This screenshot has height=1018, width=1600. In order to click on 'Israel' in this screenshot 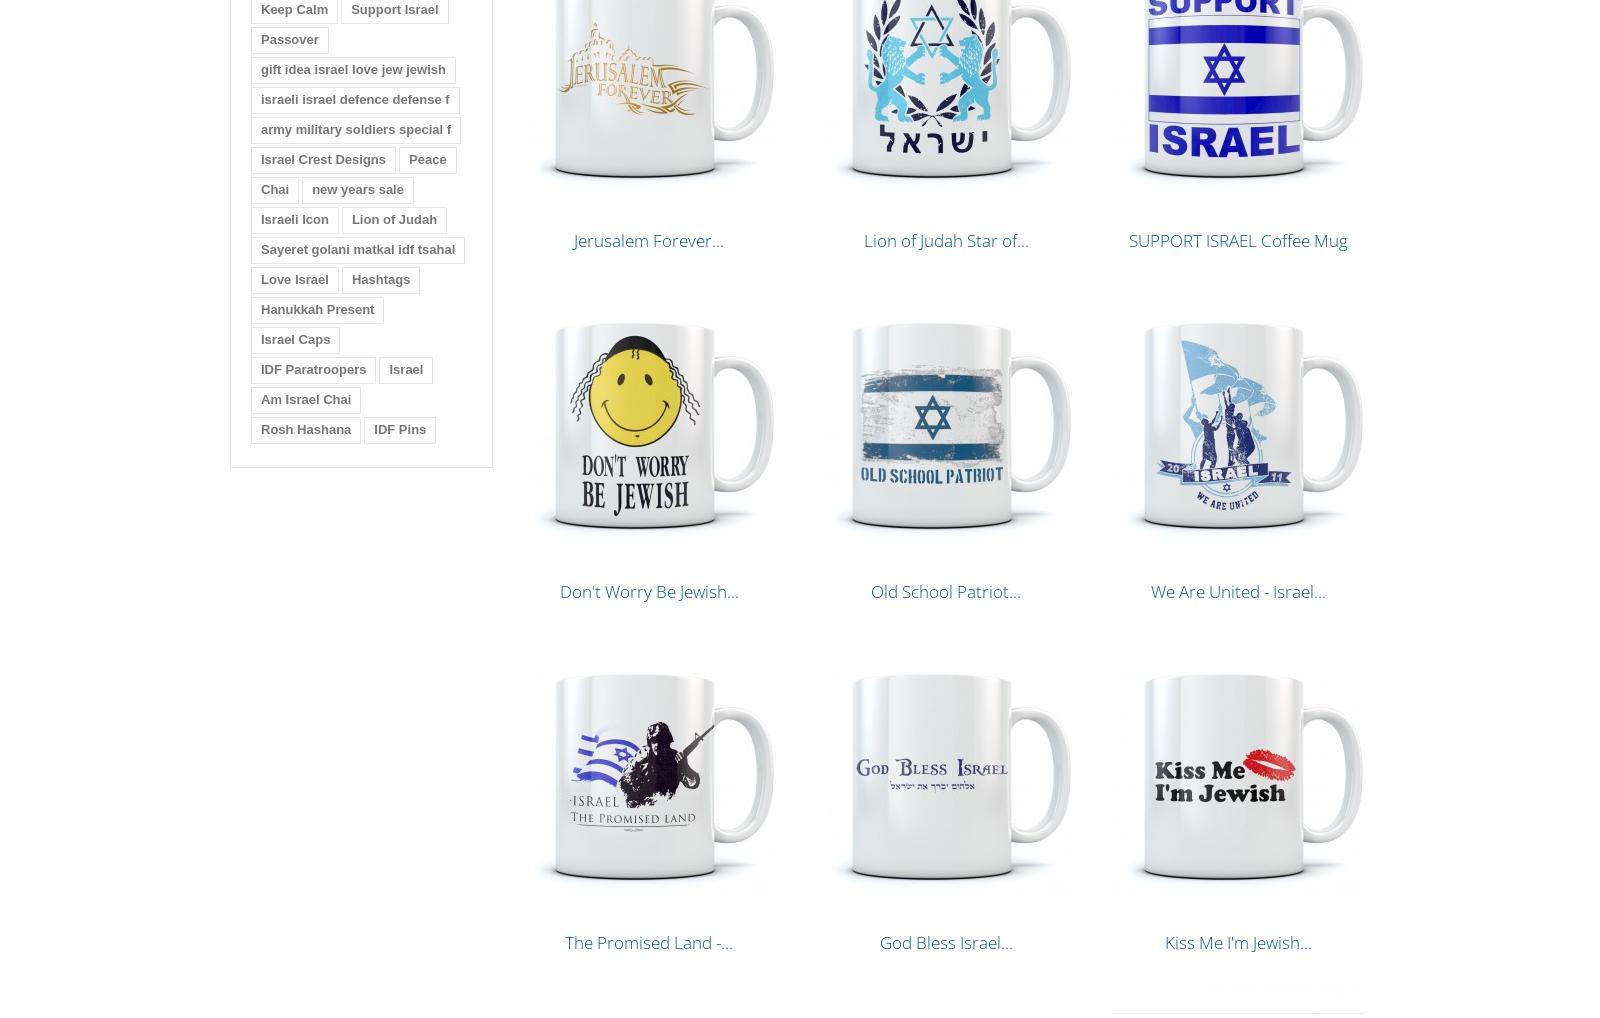, I will do `click(388, 369)`.